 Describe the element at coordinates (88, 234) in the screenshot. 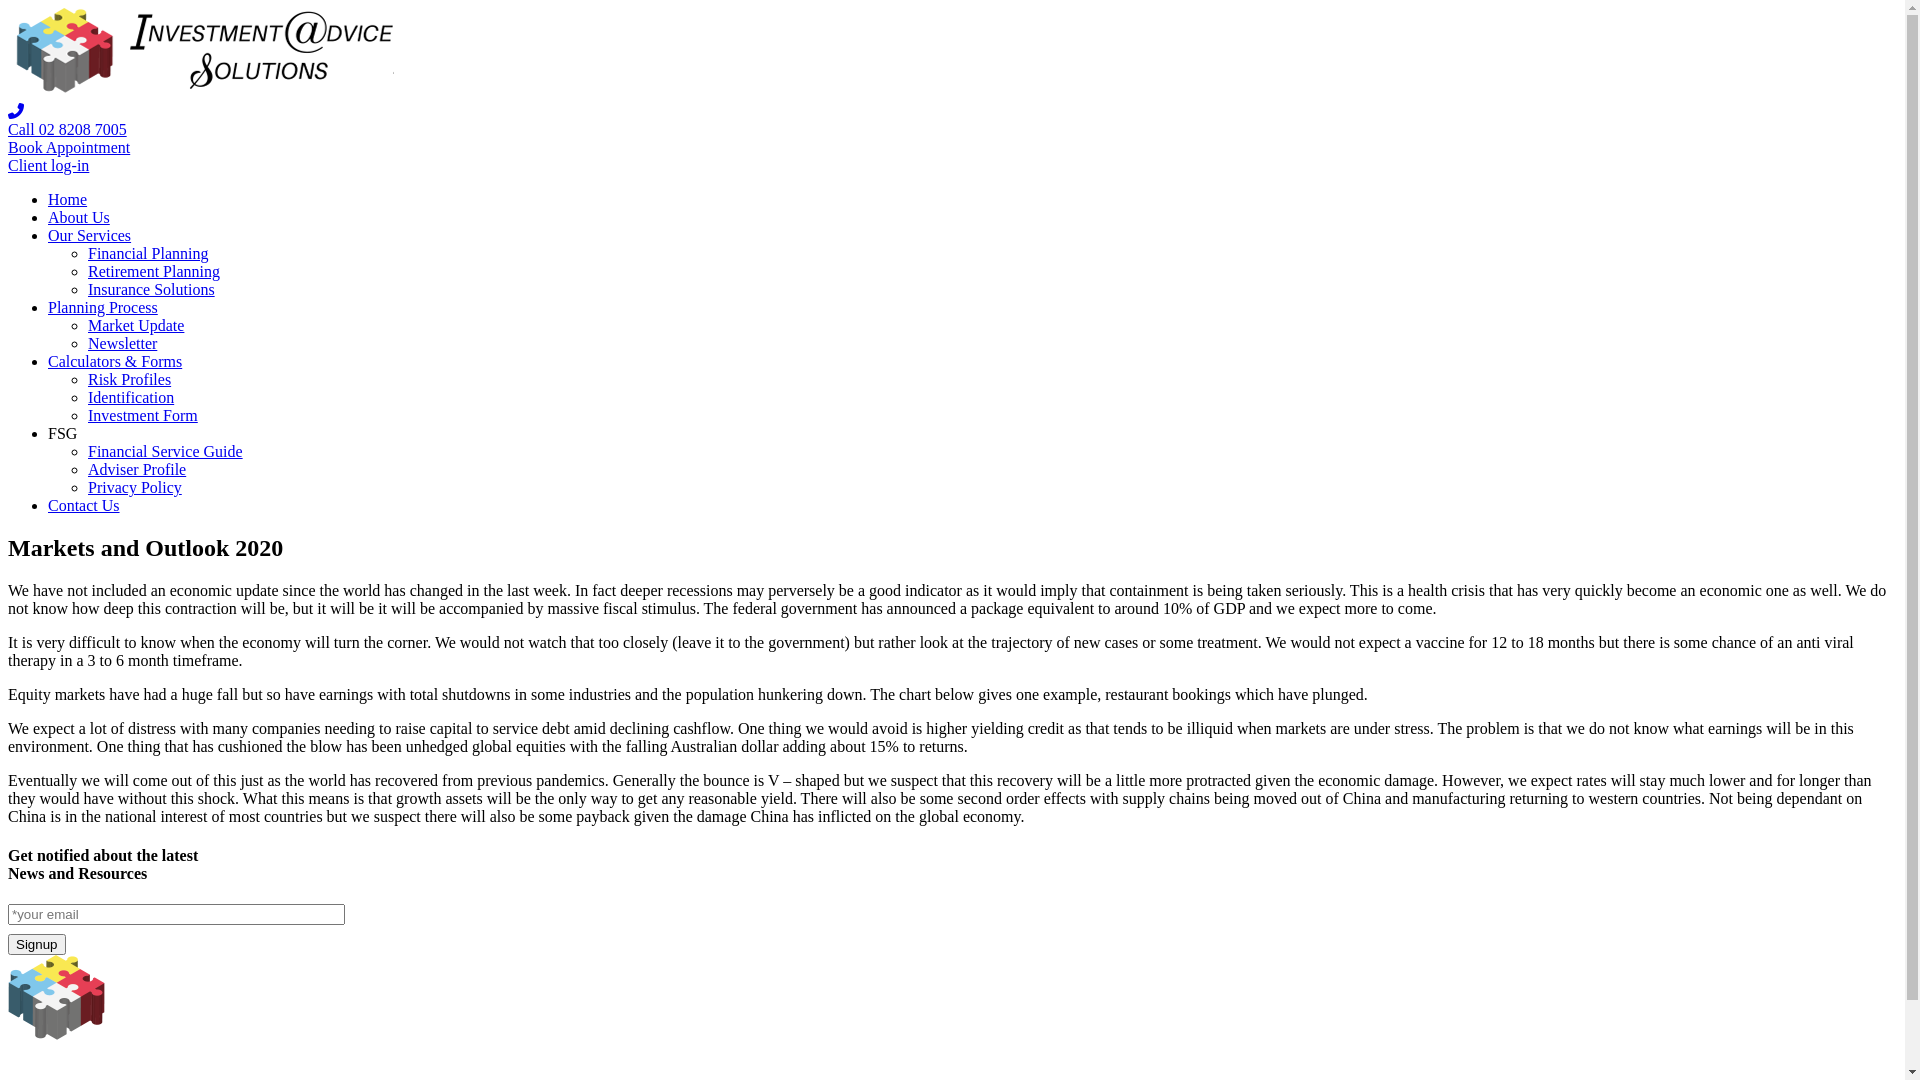

I see `'Our Services'` at that location.